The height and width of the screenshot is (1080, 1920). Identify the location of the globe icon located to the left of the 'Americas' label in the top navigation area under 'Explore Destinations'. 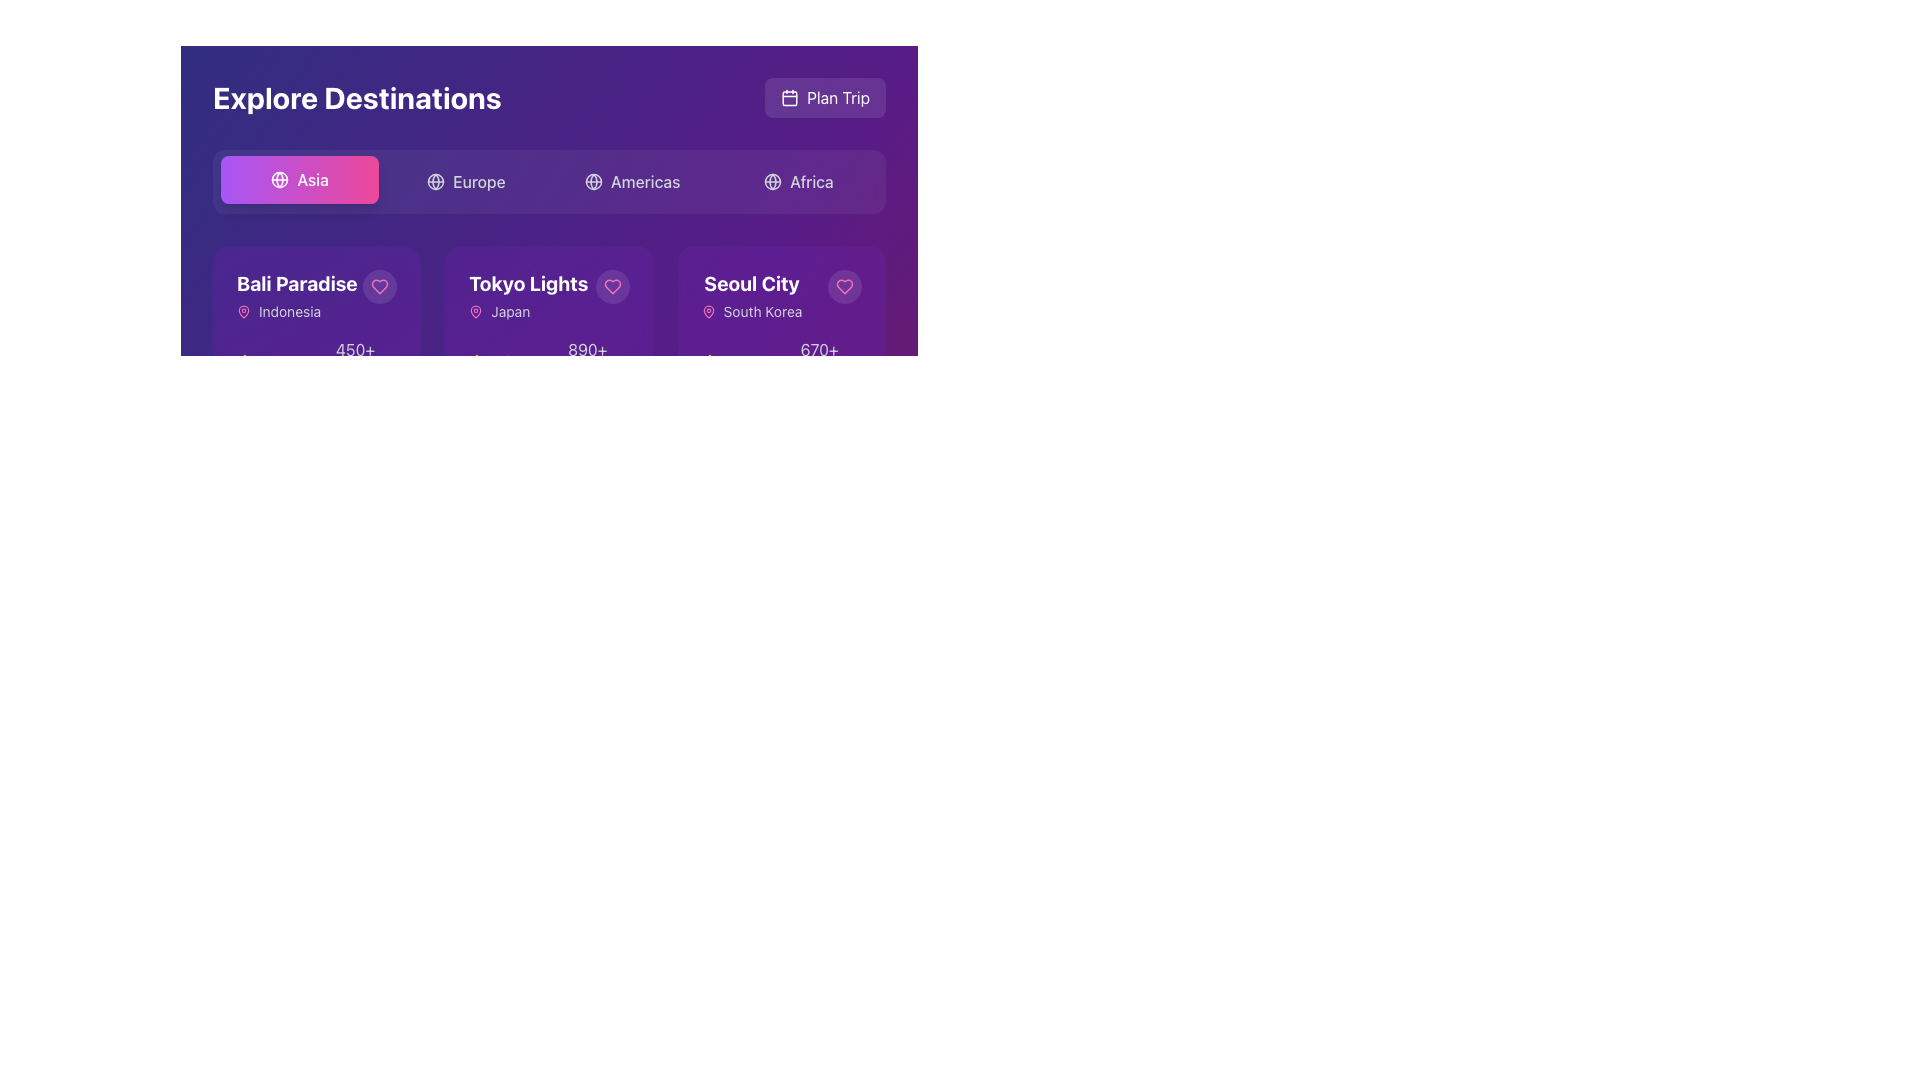
(592, 181).